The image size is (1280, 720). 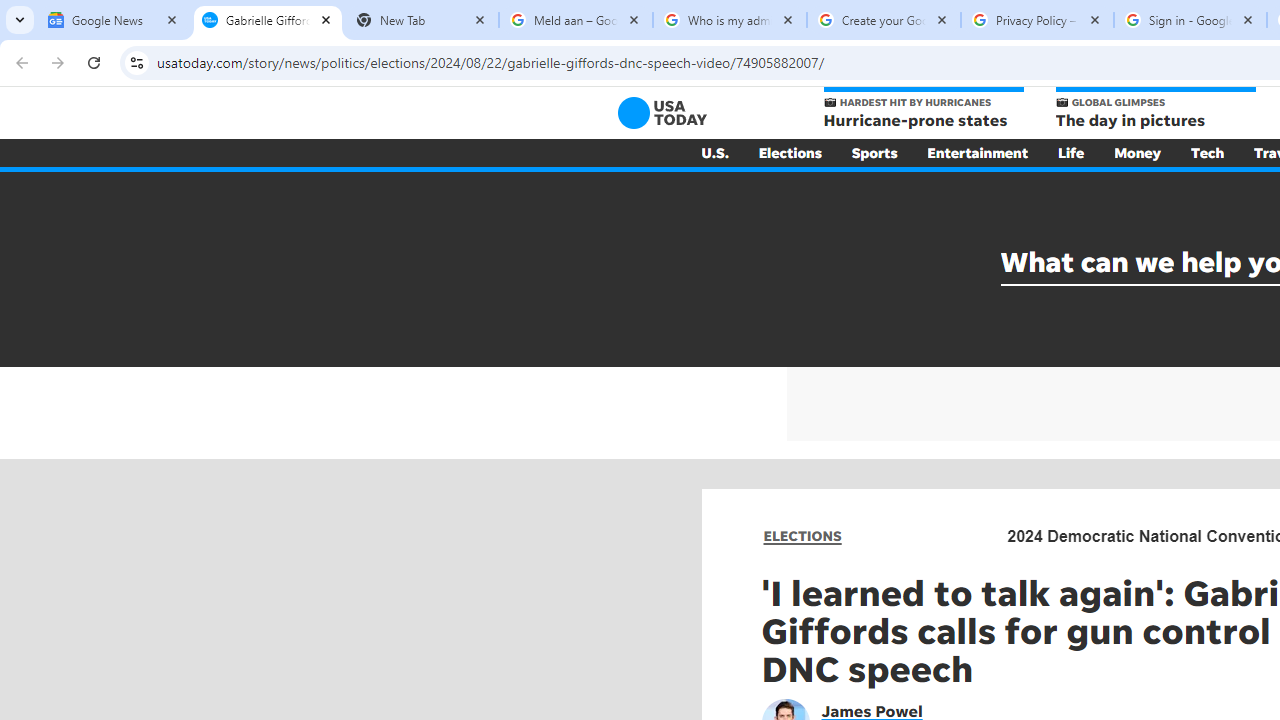 I want to click on 'Google News', so click(x=112, y=20).